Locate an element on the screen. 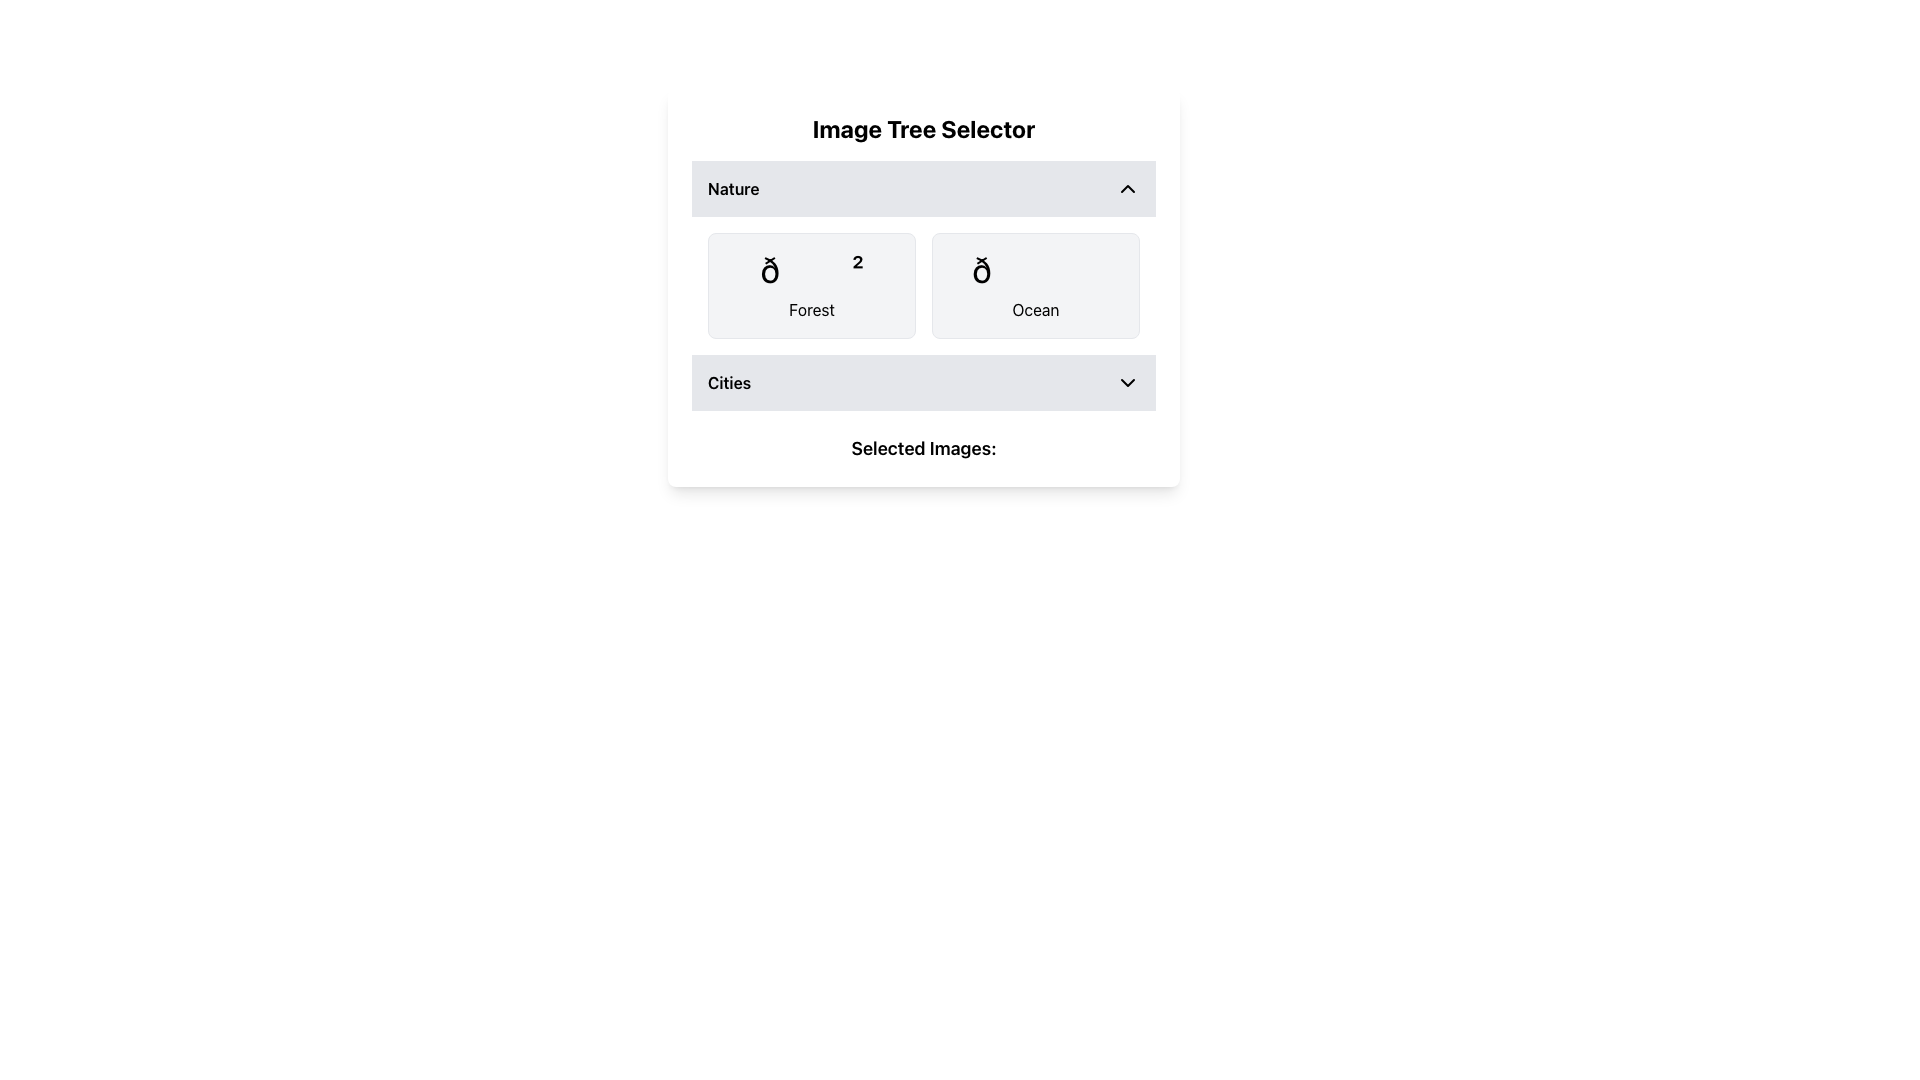  the text label that reads 'Selected Images:' which is styled with a bold font and located at the bottom of the 'Image Tree Selector' card layout, right below the 'Cities' section is located at coordinates (923, 447).